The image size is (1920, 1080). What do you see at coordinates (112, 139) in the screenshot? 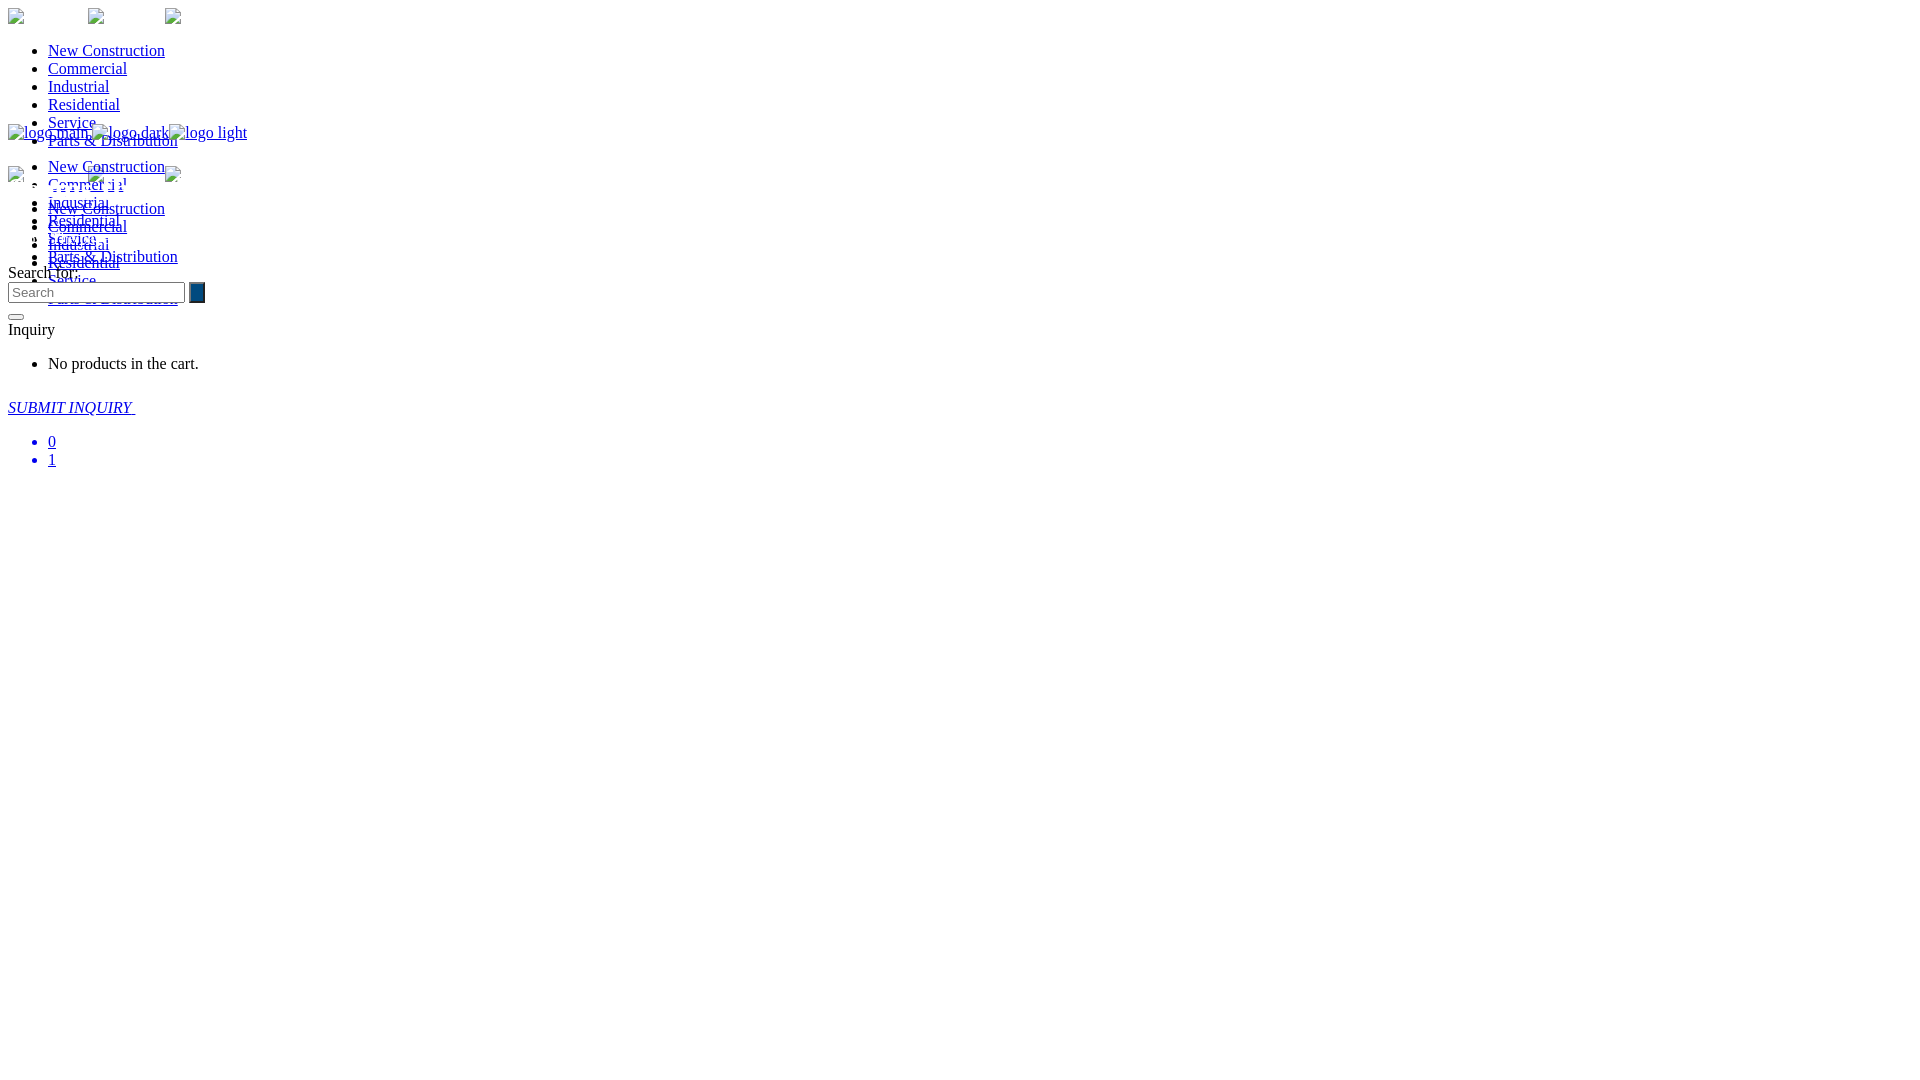
I see `'Parts & Distribution'` at bounding box center [112, 139].